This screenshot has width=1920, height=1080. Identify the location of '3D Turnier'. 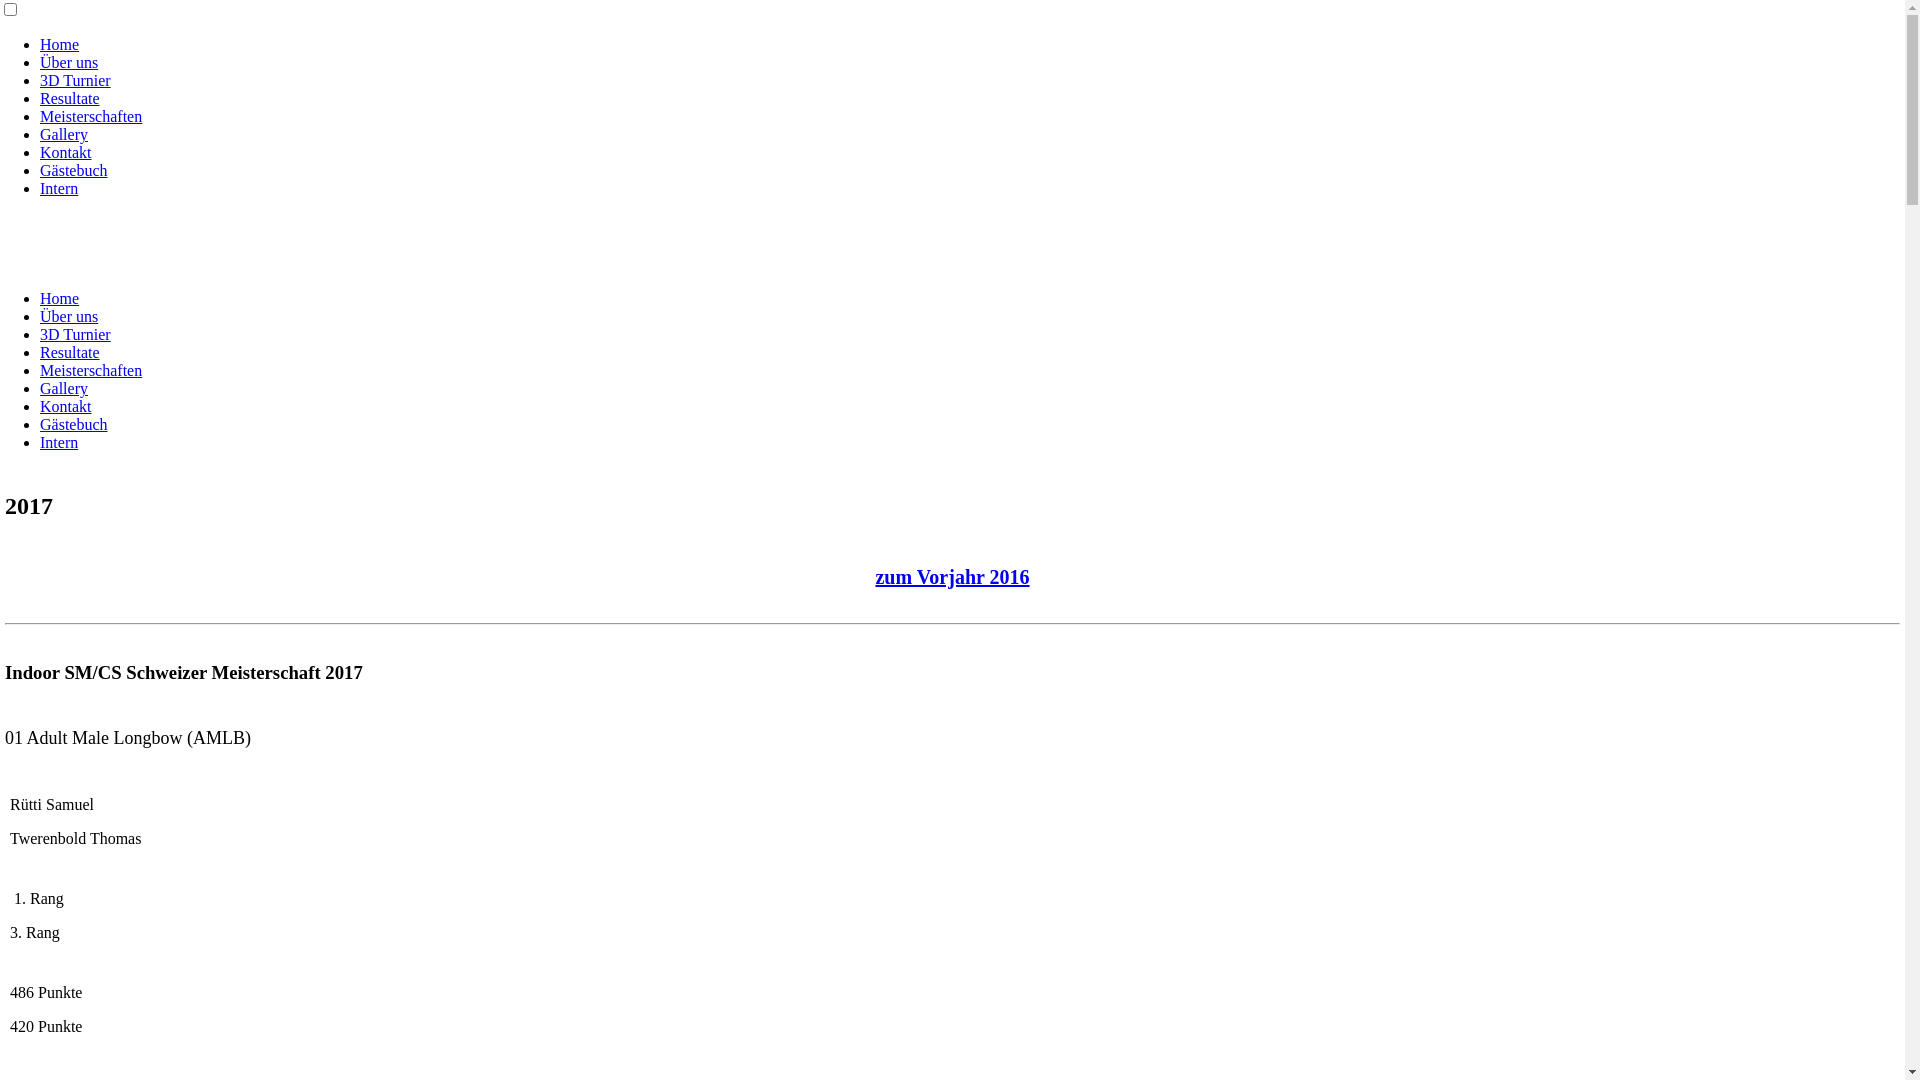
(75, 79).